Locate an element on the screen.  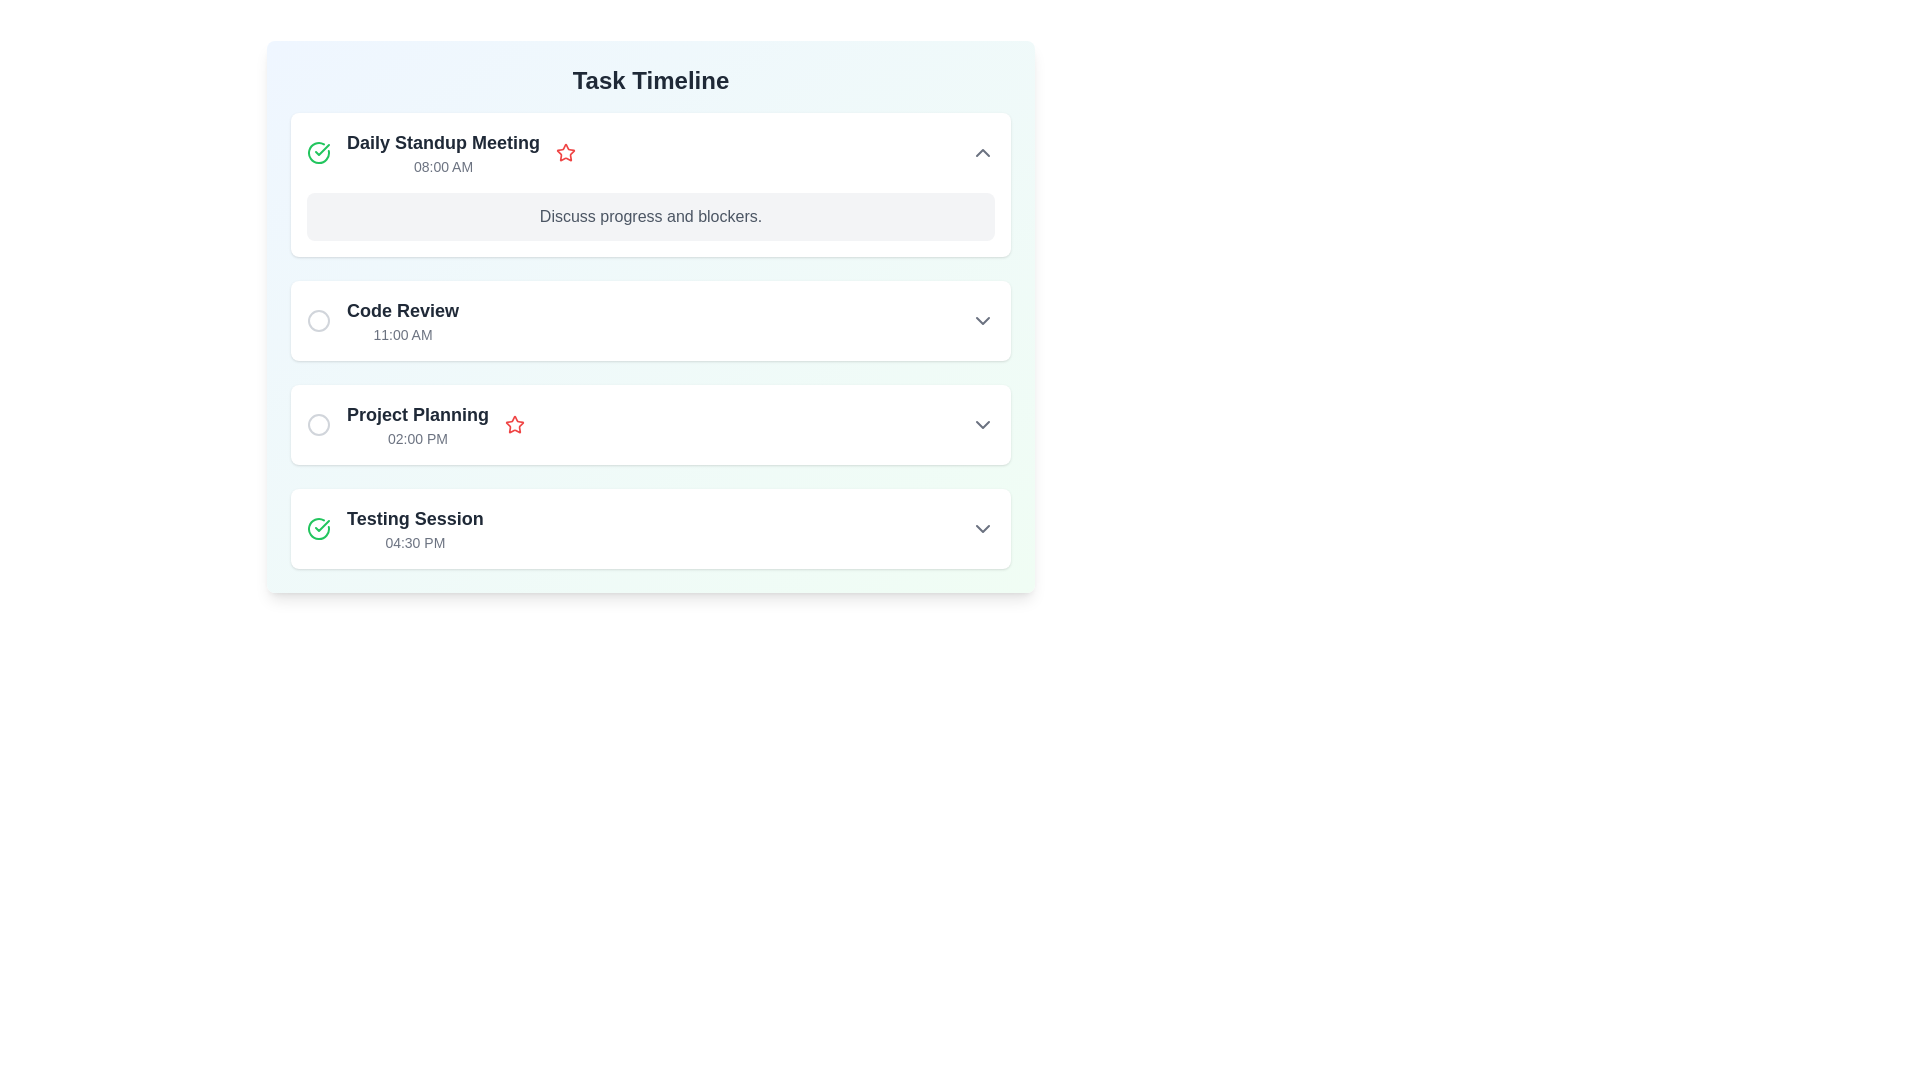
the icons associated with the first task entry in the task list located below the 'Task Timeline' header to mark or update its status is located at coordinates (440, 152).